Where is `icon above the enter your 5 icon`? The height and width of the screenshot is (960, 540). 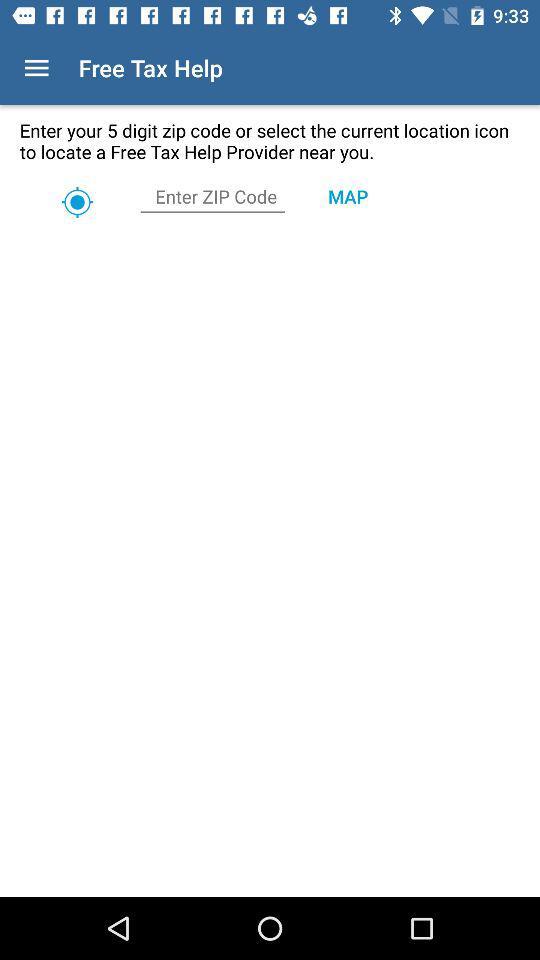
icon above the enter your 5 icon is located at coordinates (36, 68).